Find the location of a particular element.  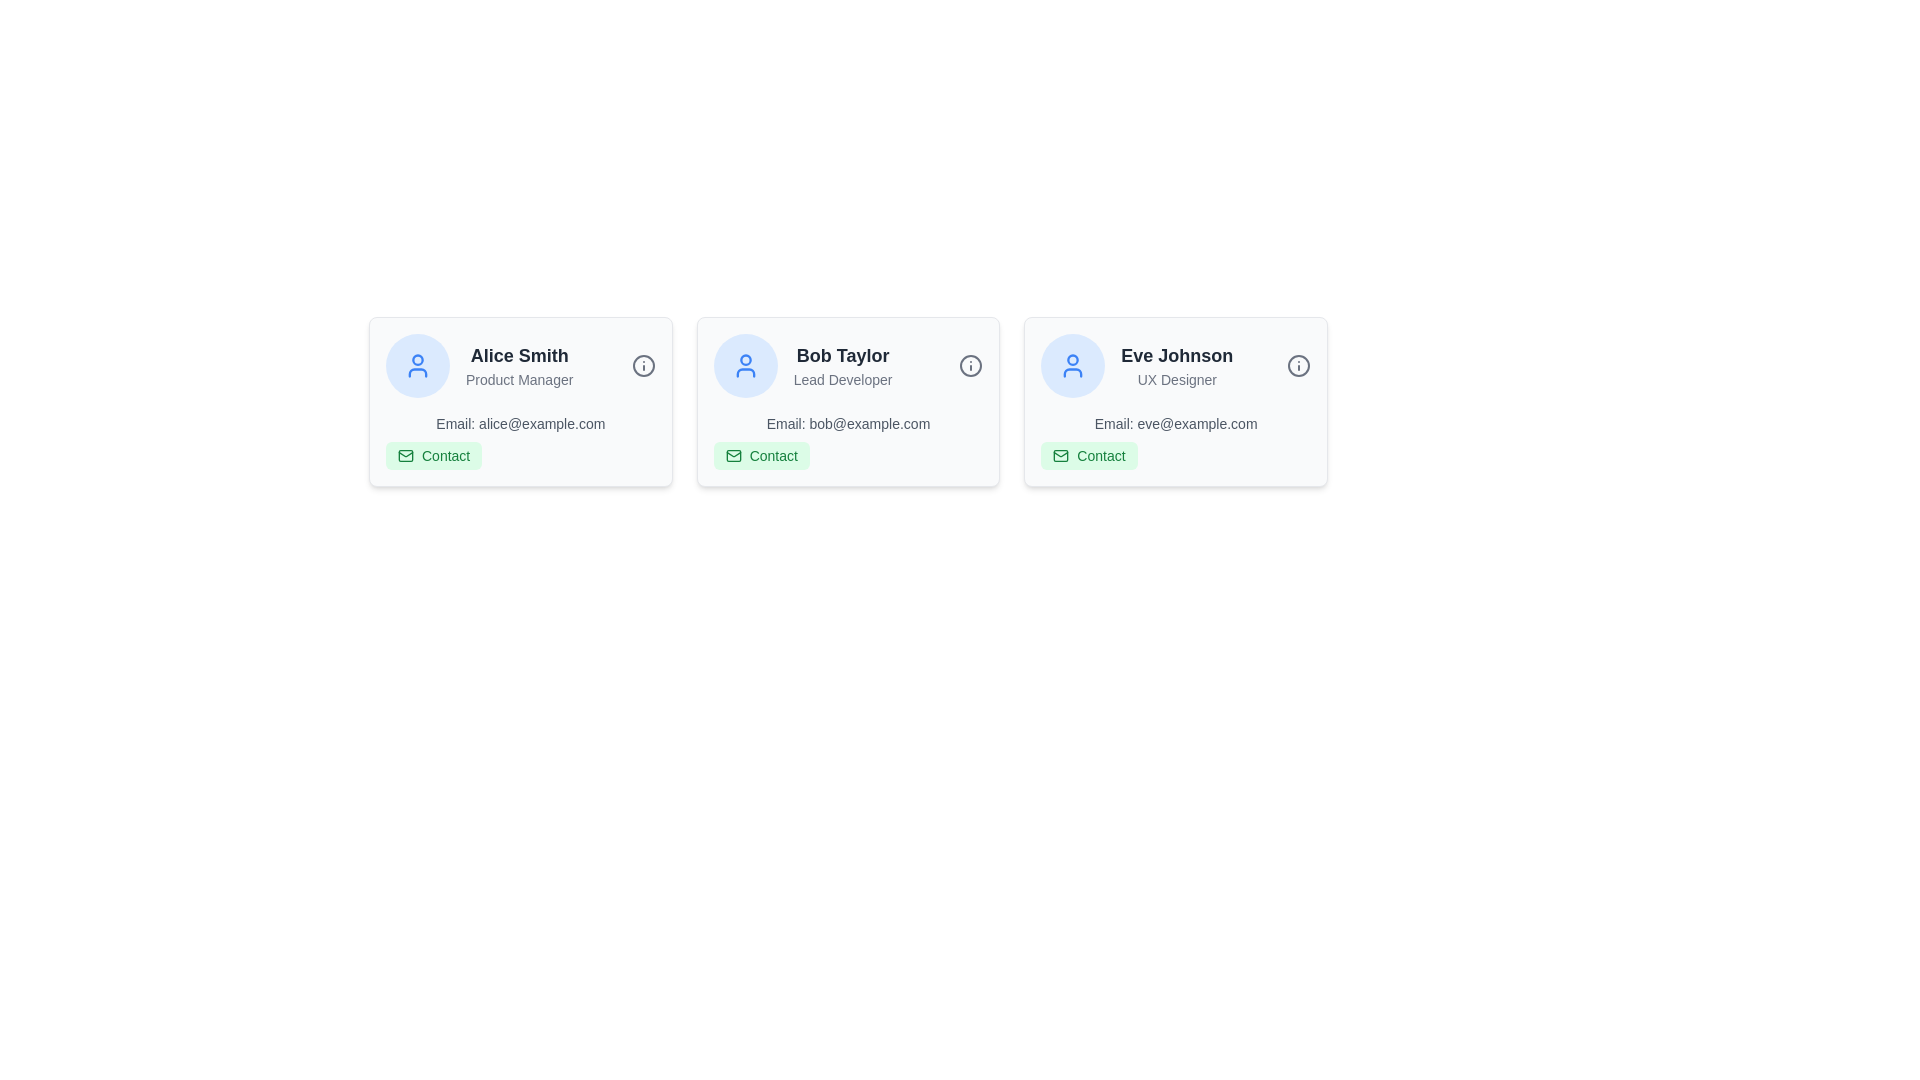

lower outline of the user profile icon for Bob Taylor, which is part of the decorative graphical component in the profile card is located at coordinates (1072, 373).